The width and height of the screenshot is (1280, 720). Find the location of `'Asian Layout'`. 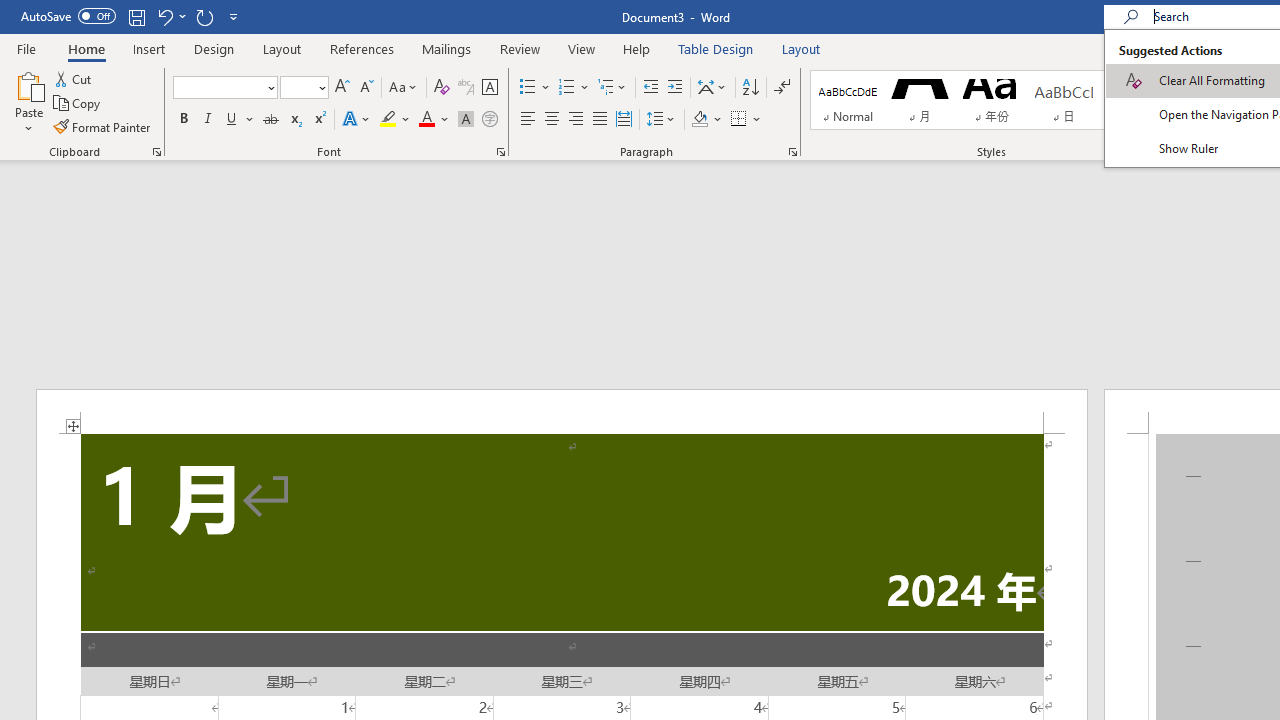

'Asian Layout' is located at coordinates (712, 86).